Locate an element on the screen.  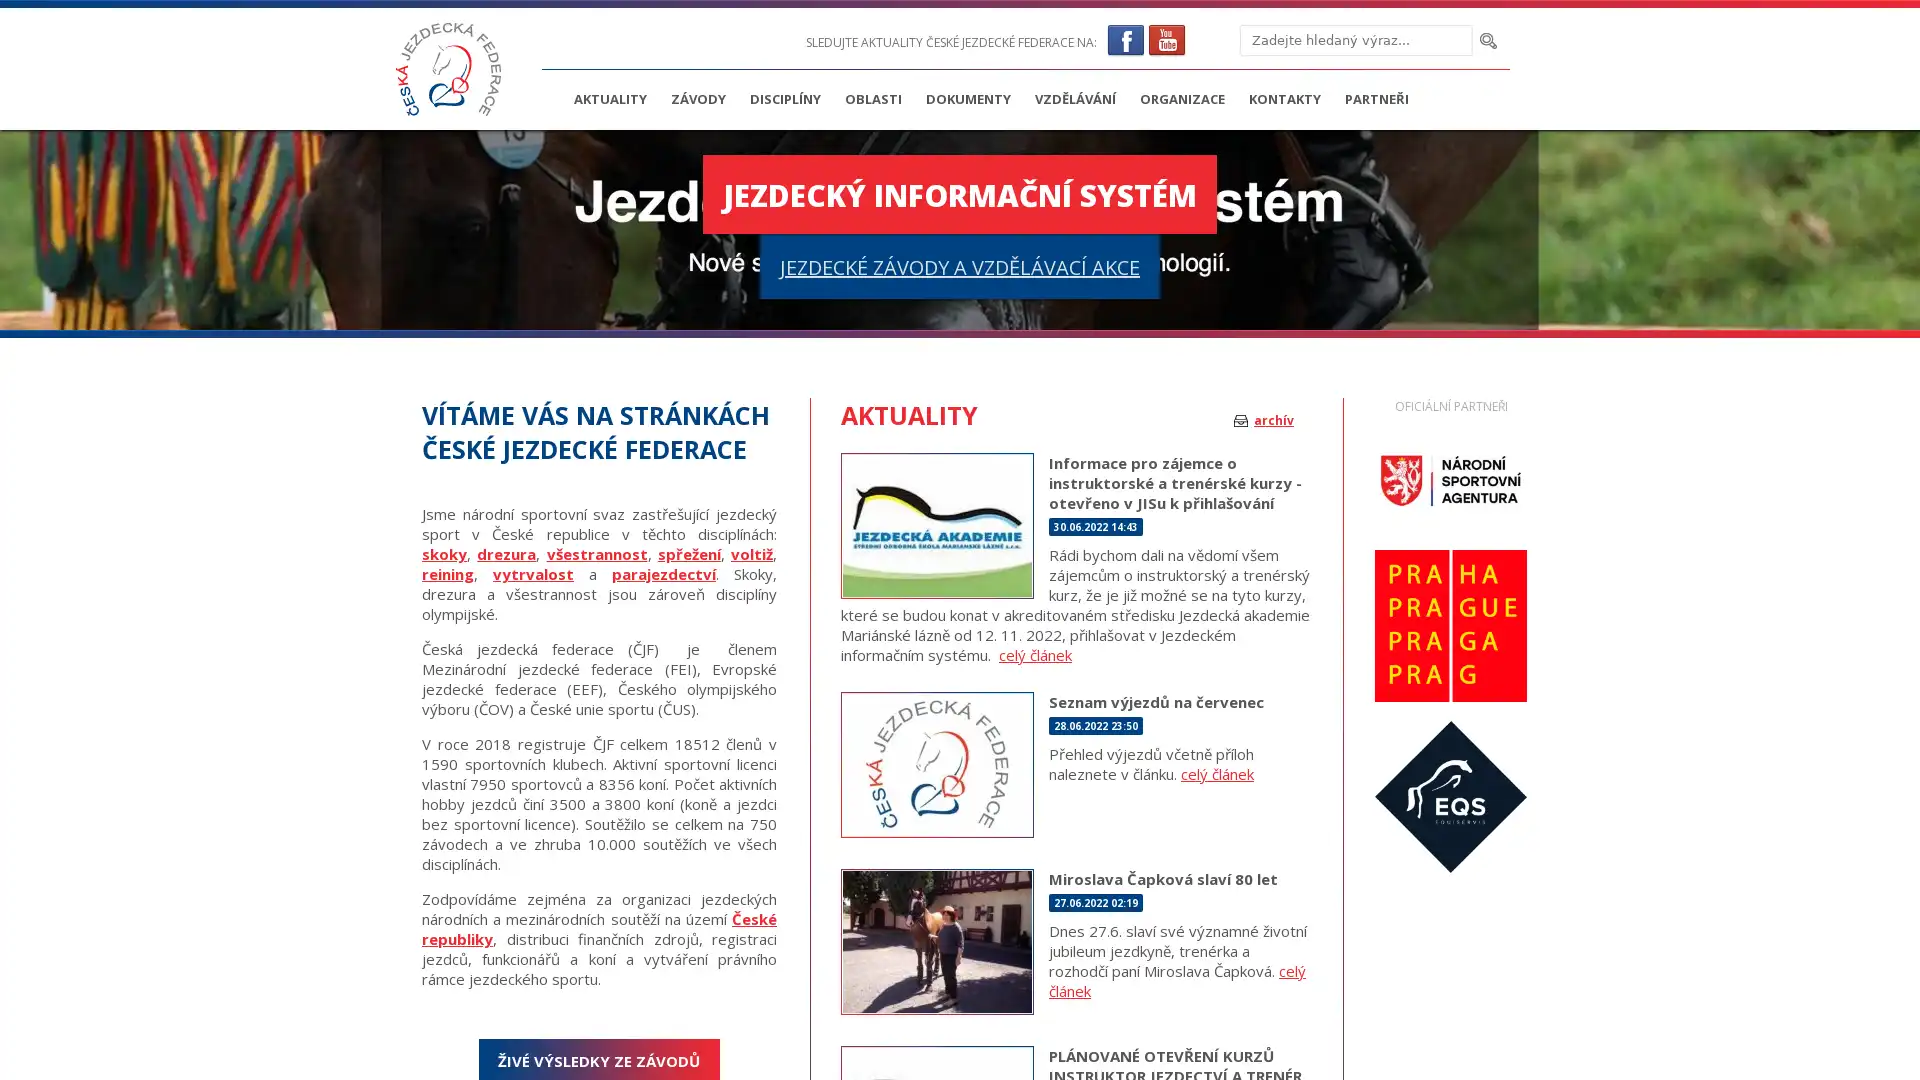
Hledat is located at coordinates (1488, 40).